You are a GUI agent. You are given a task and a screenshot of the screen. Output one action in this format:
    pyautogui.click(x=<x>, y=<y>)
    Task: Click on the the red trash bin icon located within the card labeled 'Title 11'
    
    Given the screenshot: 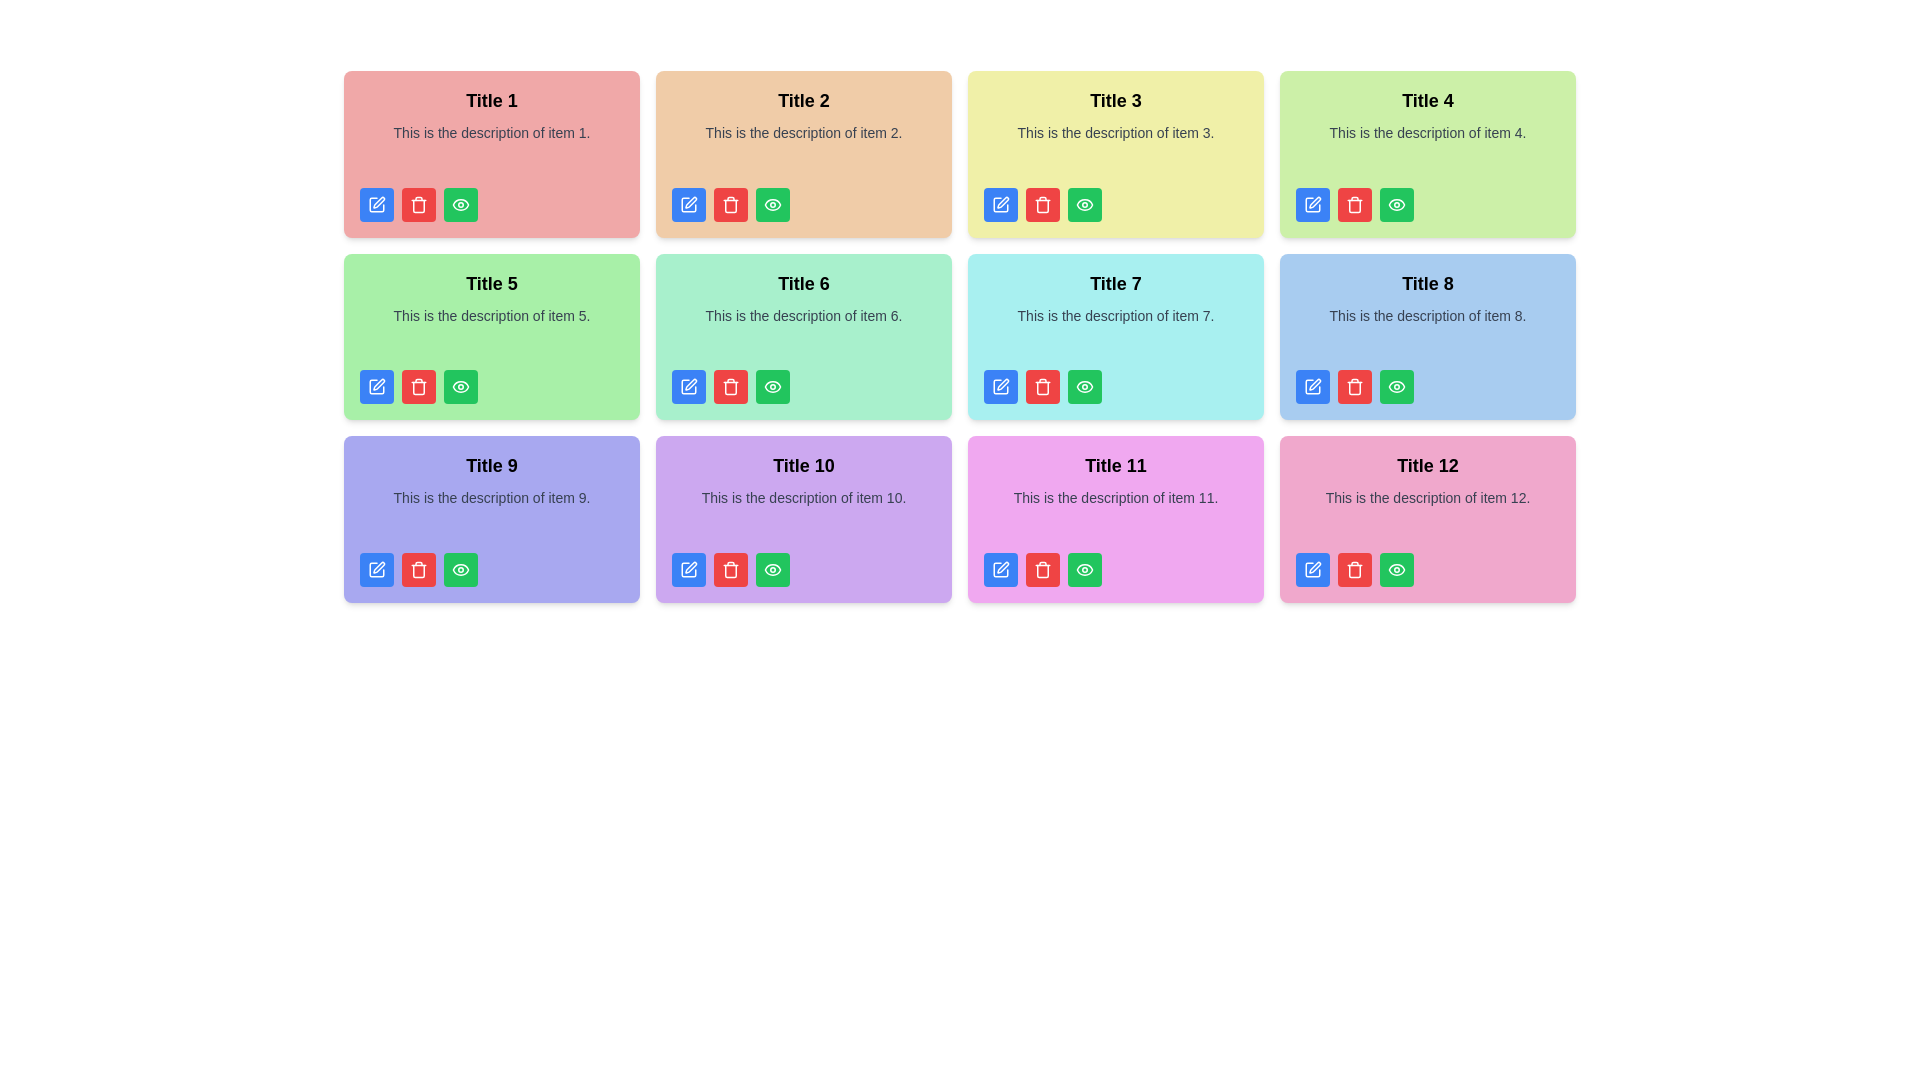 What is the action you would take?
    pyautogui.click(x=1041, y=570)
    